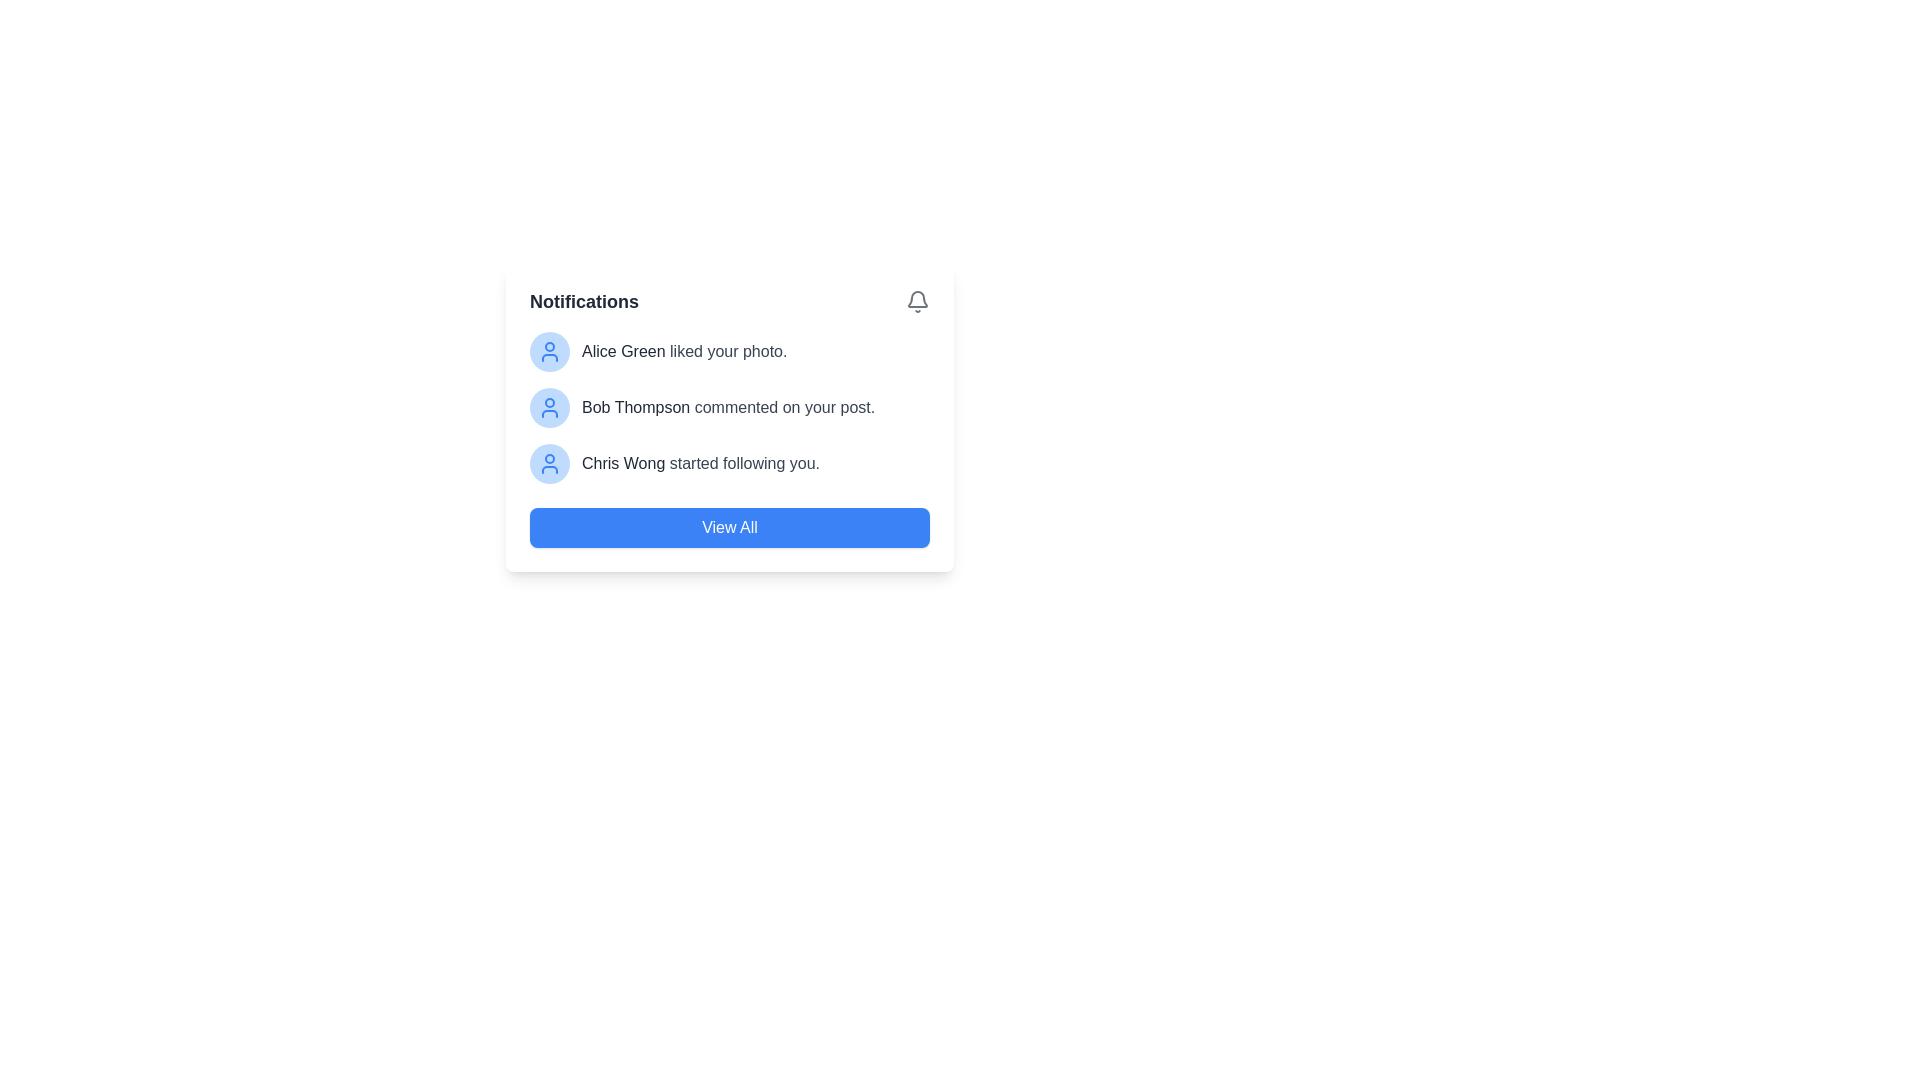 The width and height of the screenshot is (1920, 1080). What do you see at coordinates (728, 527) in the screenshot?
I see `the 'View All' button, which is a rectangular button with rounded corners, a solid blue background, and white text centered inside it, located at the bottom of a notification panel` at bounding box center [728, 527].